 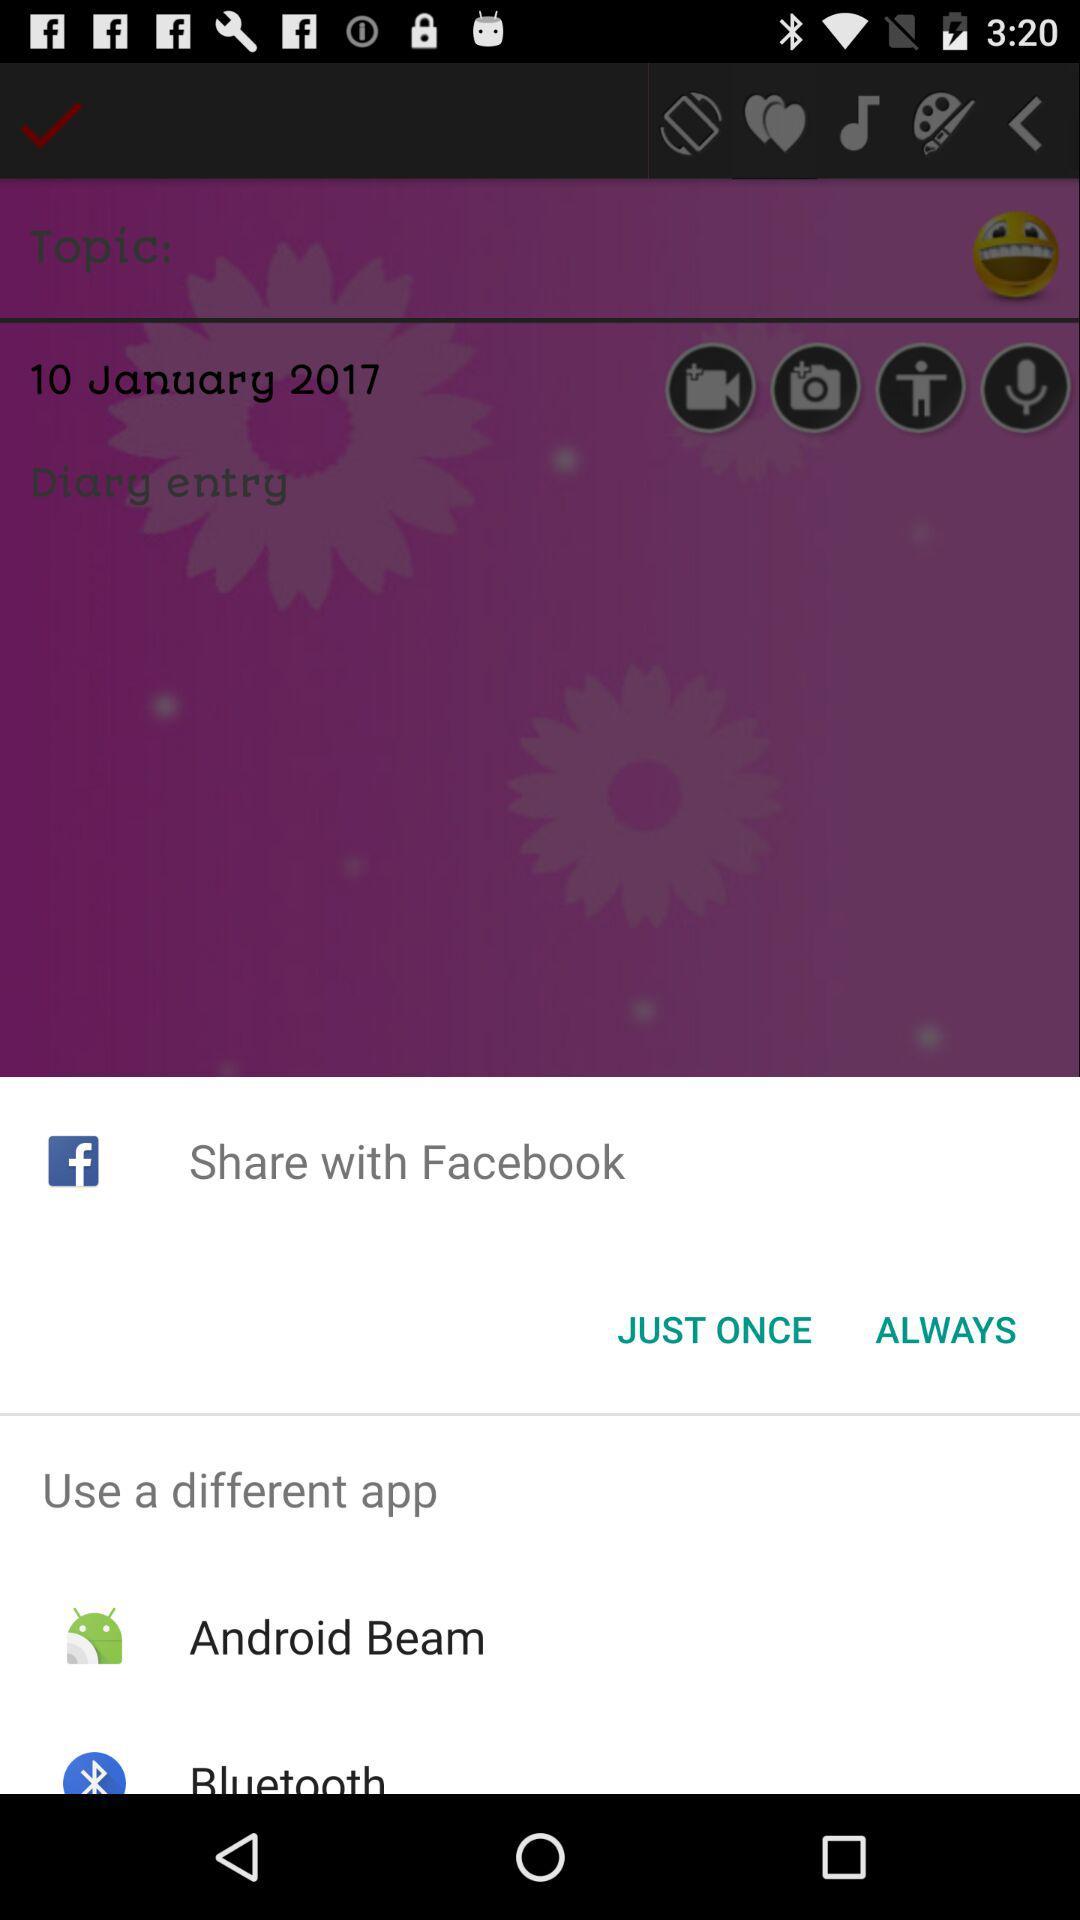 I want to click on always item, so click(x=945, y=1329).